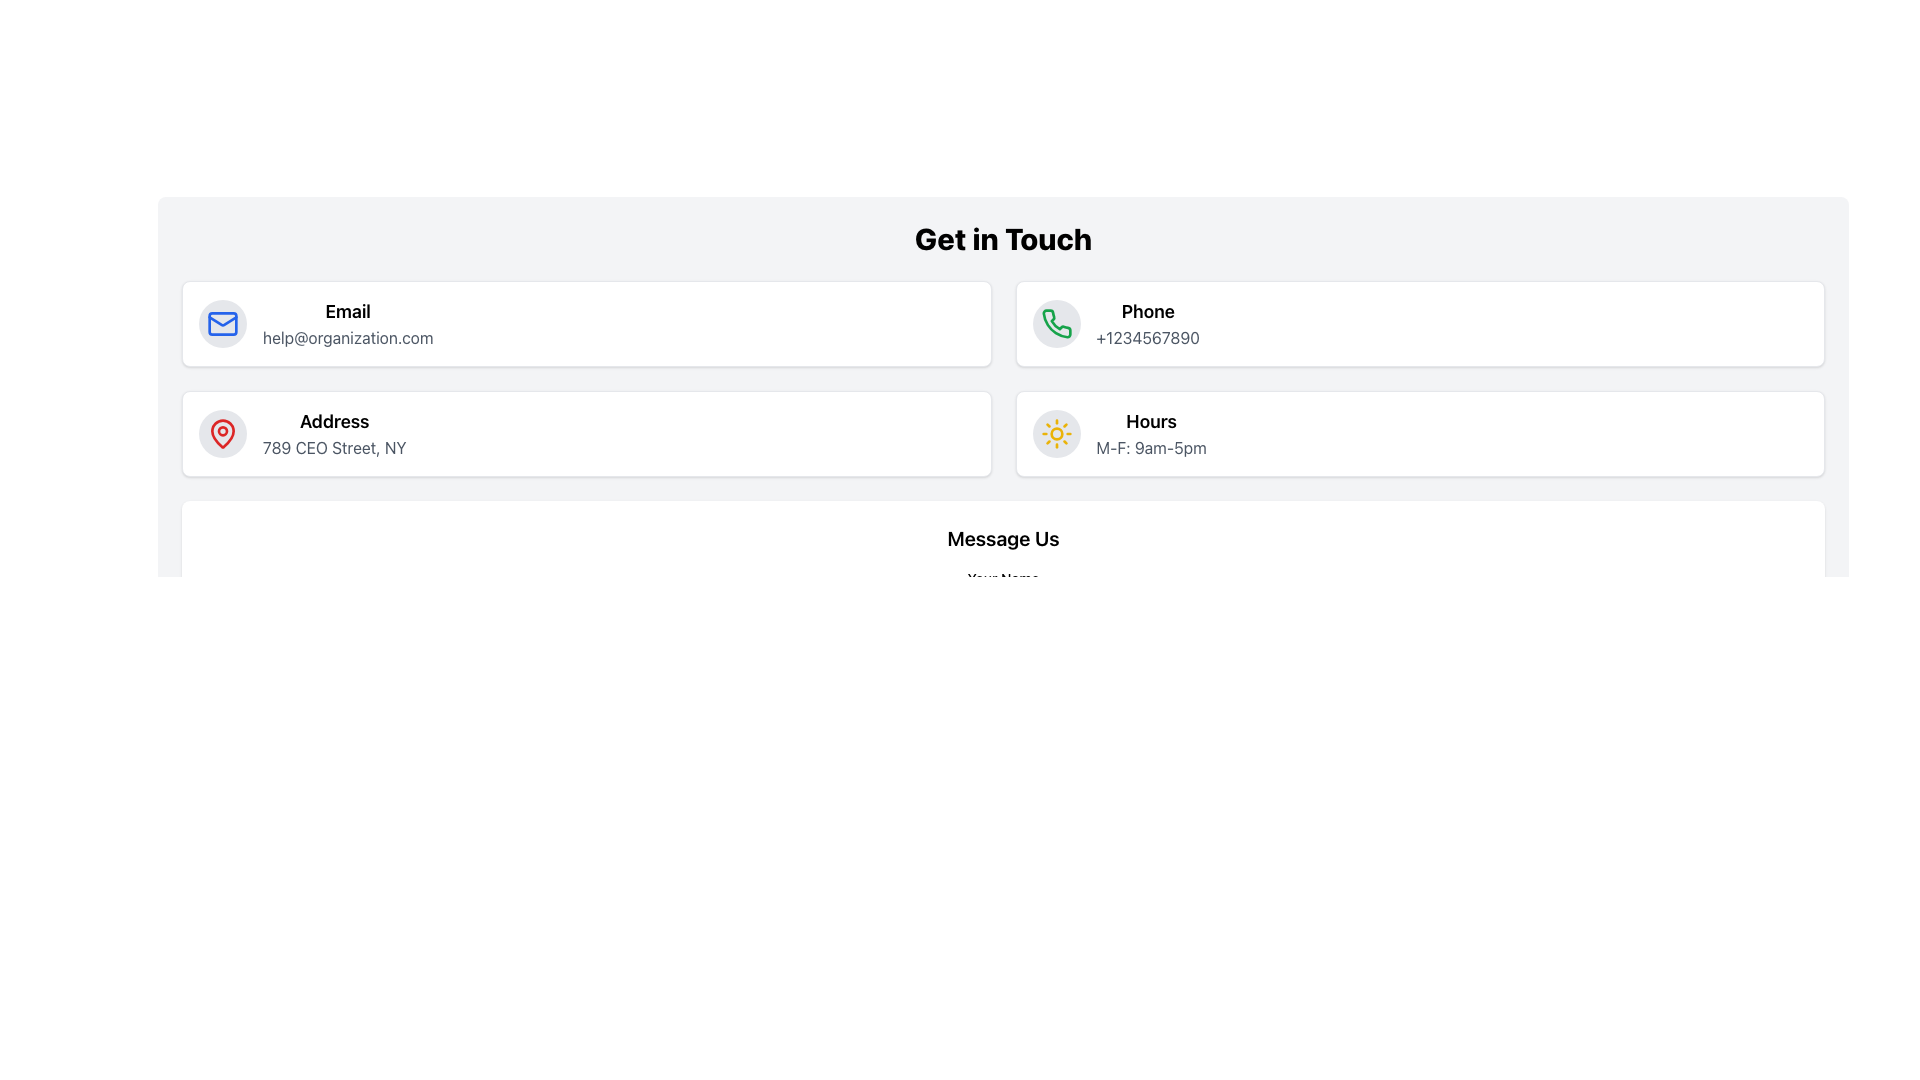 This screenshot has height=1080, width=1920. What do you see at coordinates (1151, 433) in the screenshot?
I see `the informational text block displaying the operating hours 'M-F: 9am-5pm', located in the bottom-right of the card under the 'Get in Touch' section` at bounding box center [1151, 433].